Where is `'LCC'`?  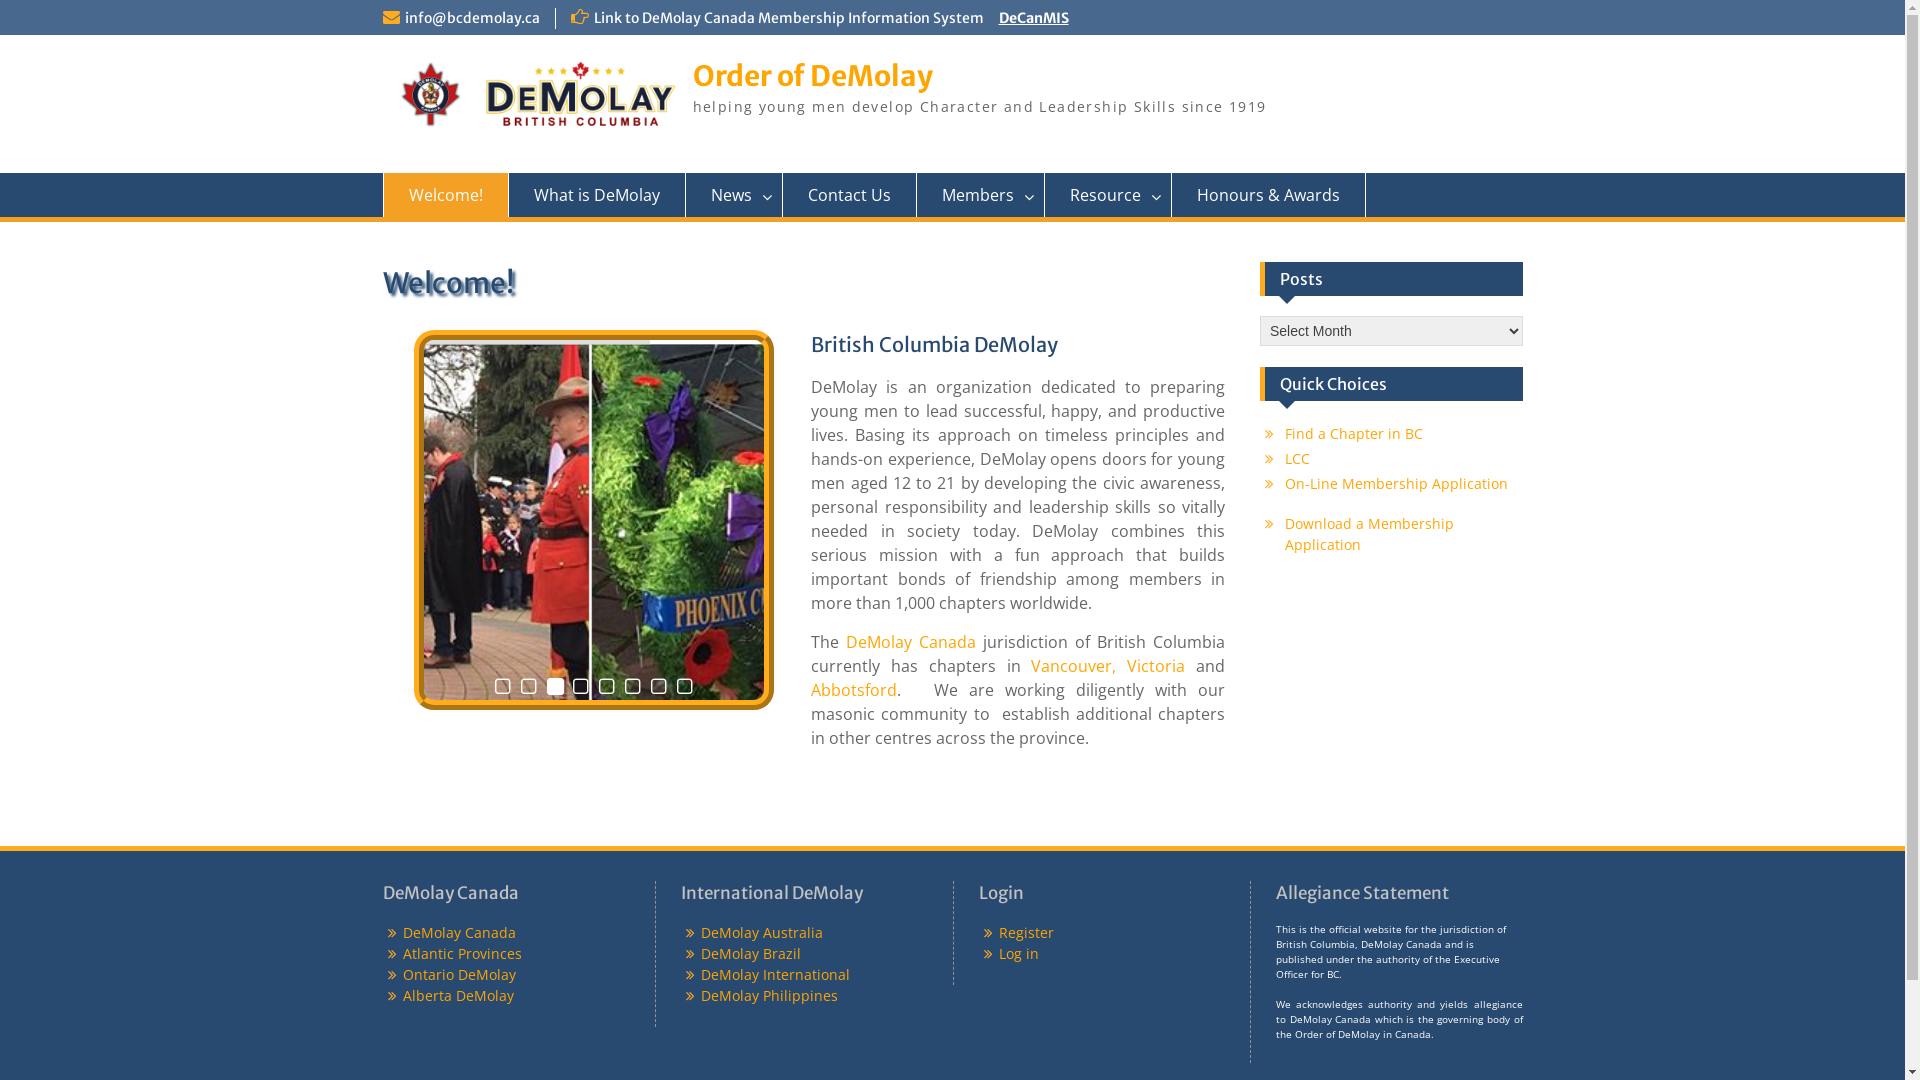
'LCC' is located at coordinates (1297, 458).